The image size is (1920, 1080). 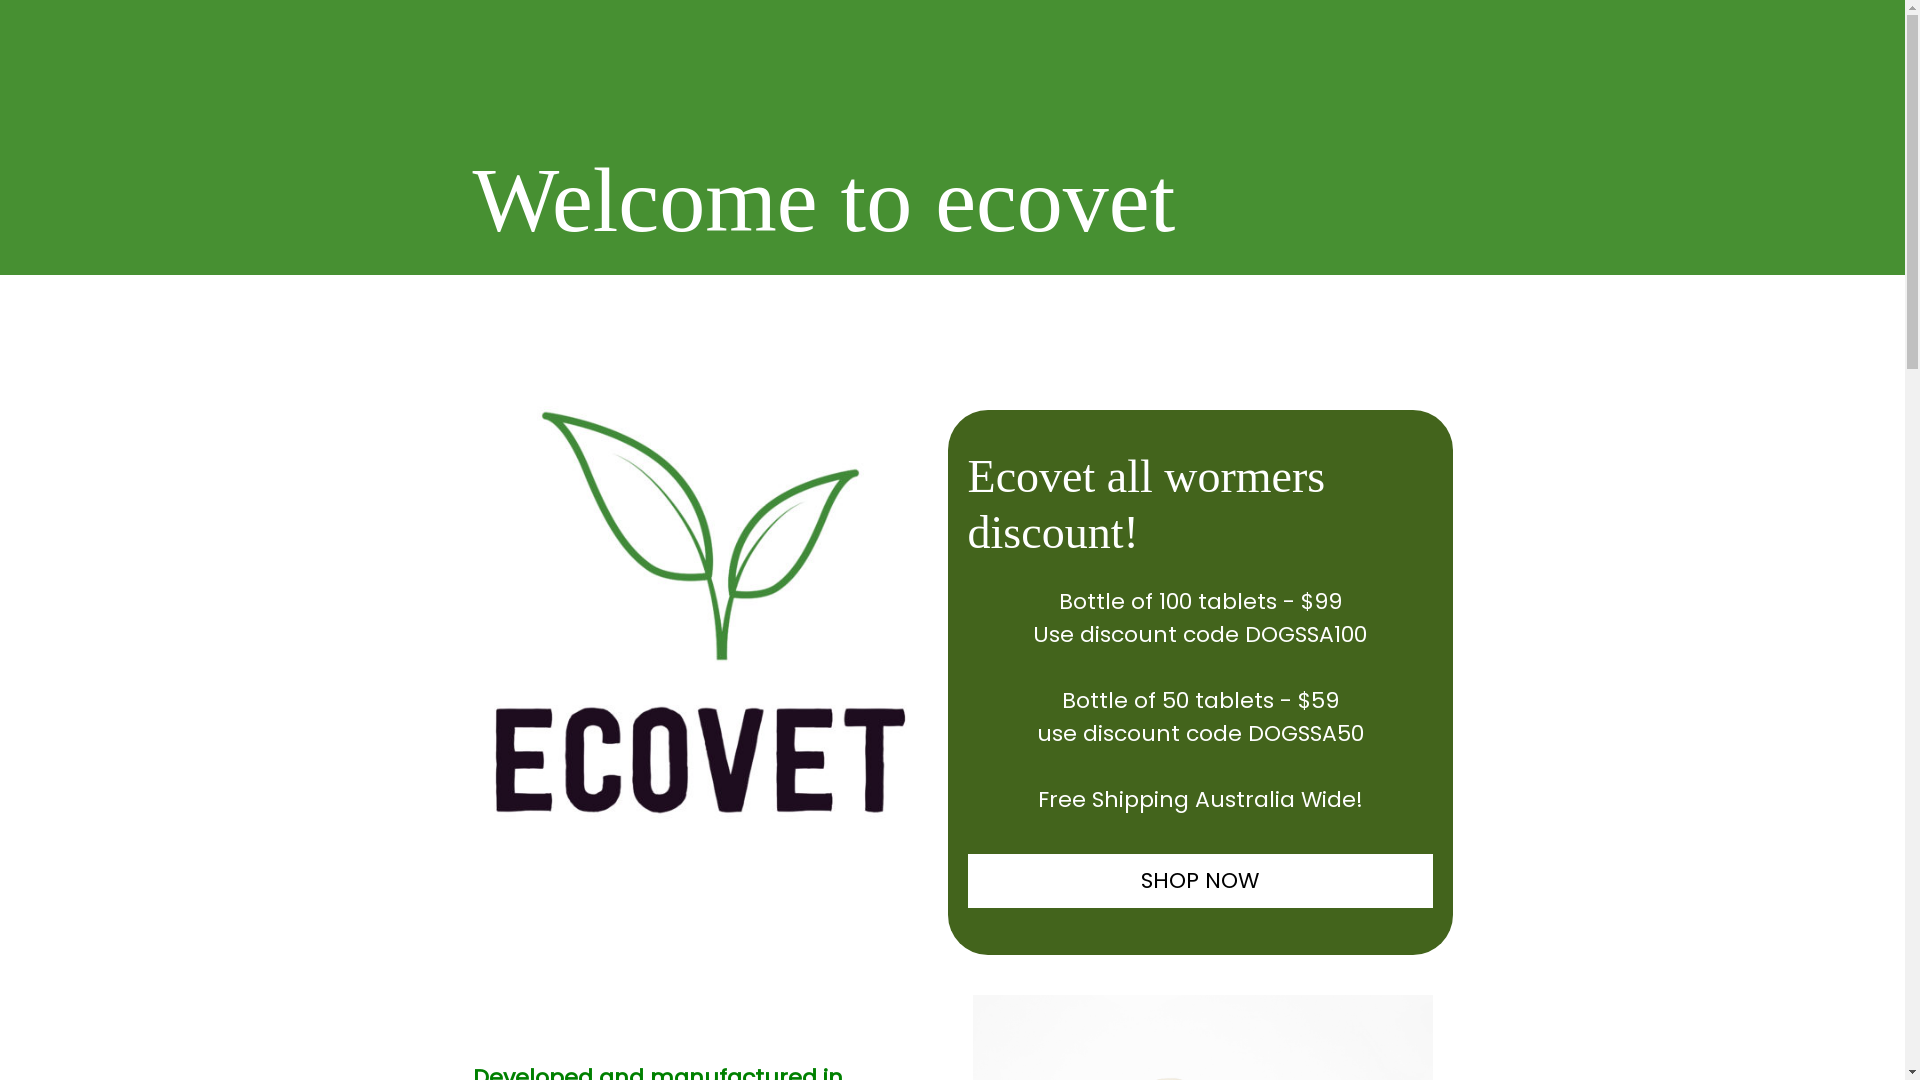 I want to click on 'SHOP NOW', so click(x=1200, y=879).